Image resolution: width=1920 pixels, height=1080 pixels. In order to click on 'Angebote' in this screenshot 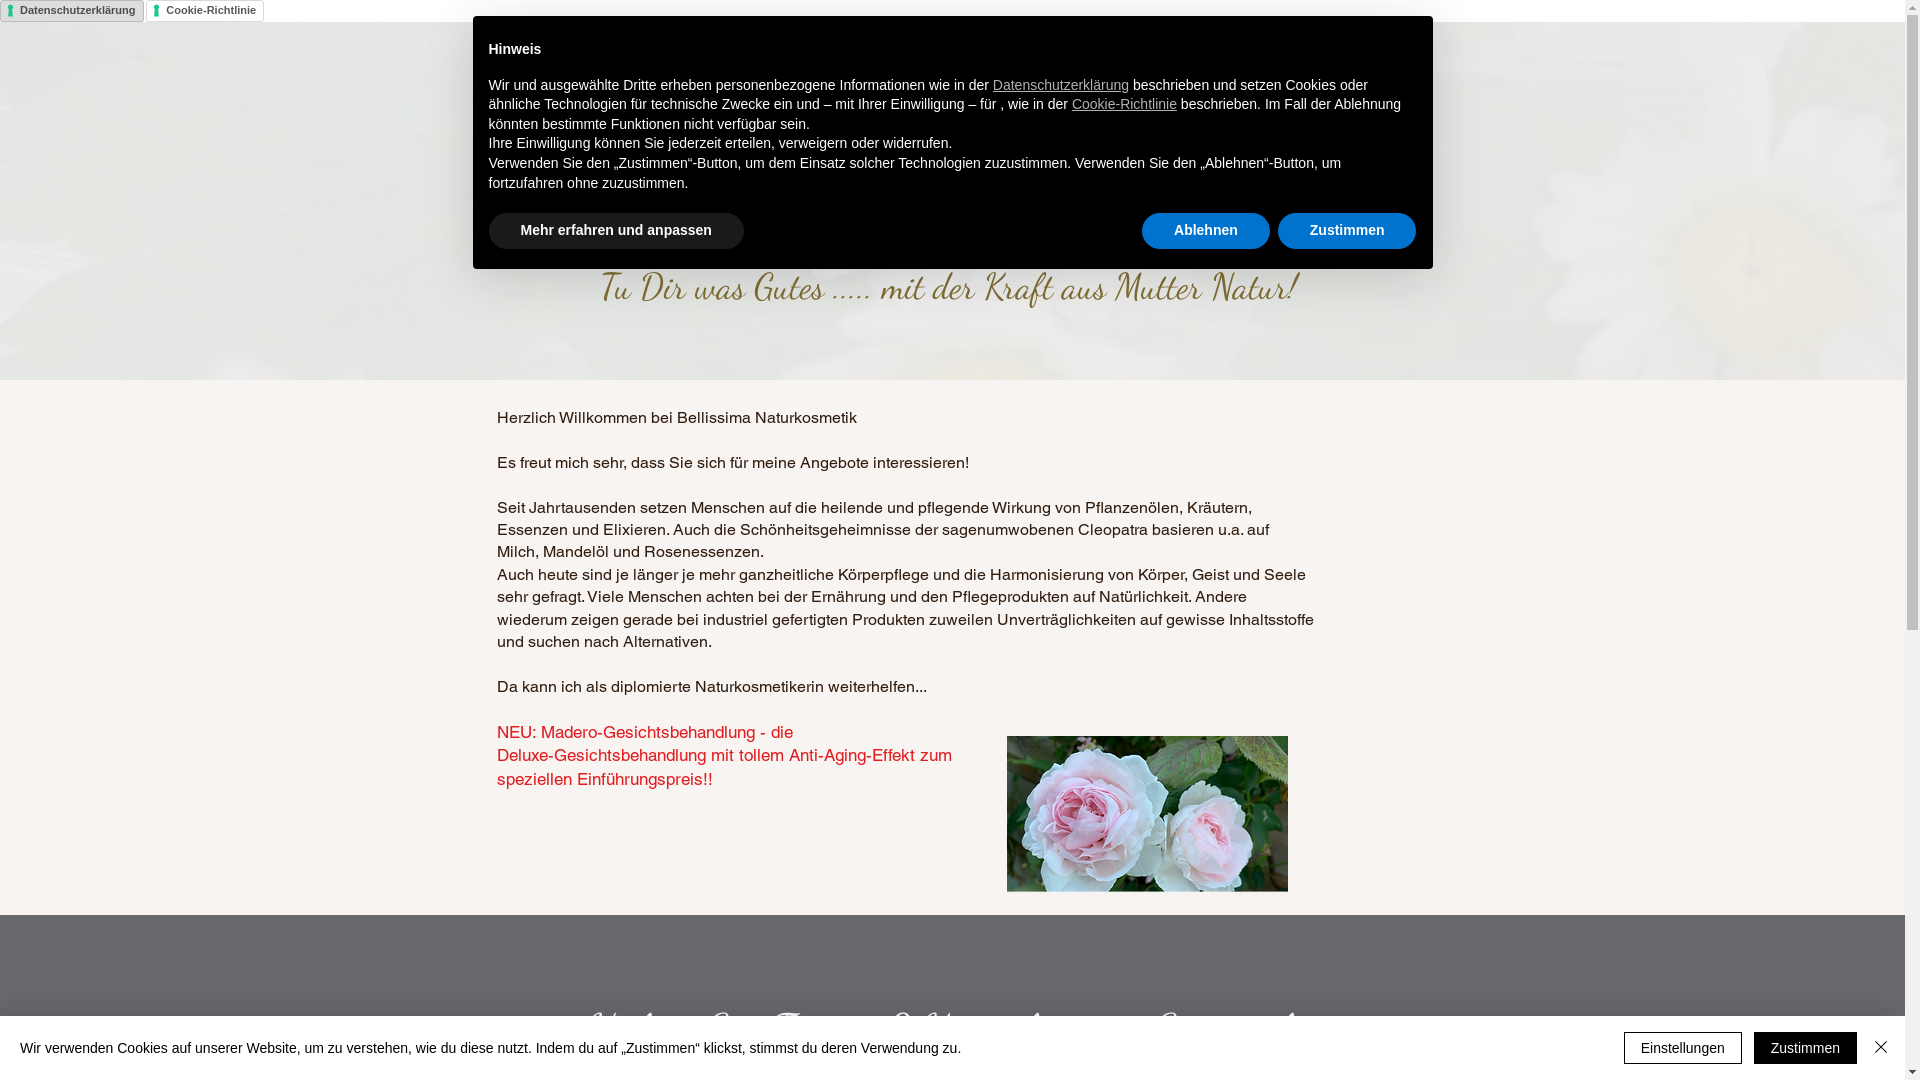, I will do `click(921, 71)`.